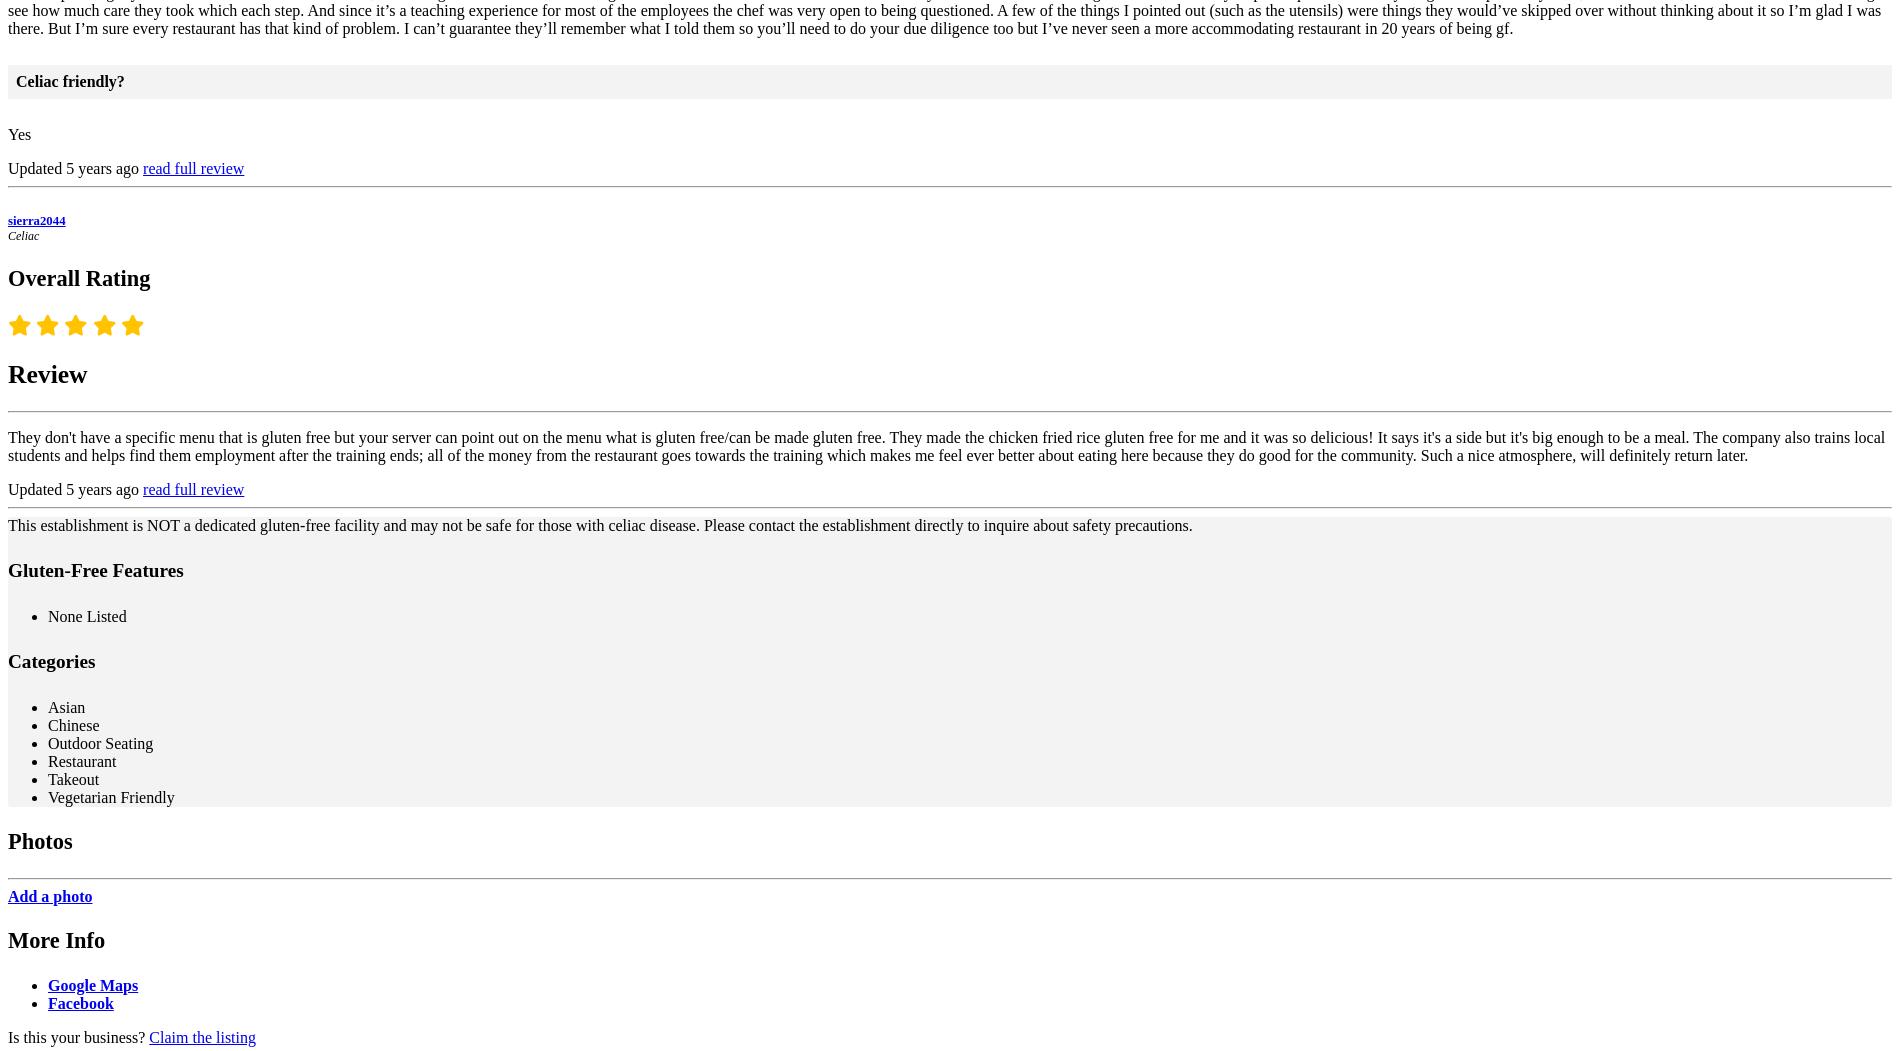 The image size is (1900, 1051). What do you see at coordinates (23, 234) in the screenshot?
I see `'Celiac'` at bounding box center [23, 234].